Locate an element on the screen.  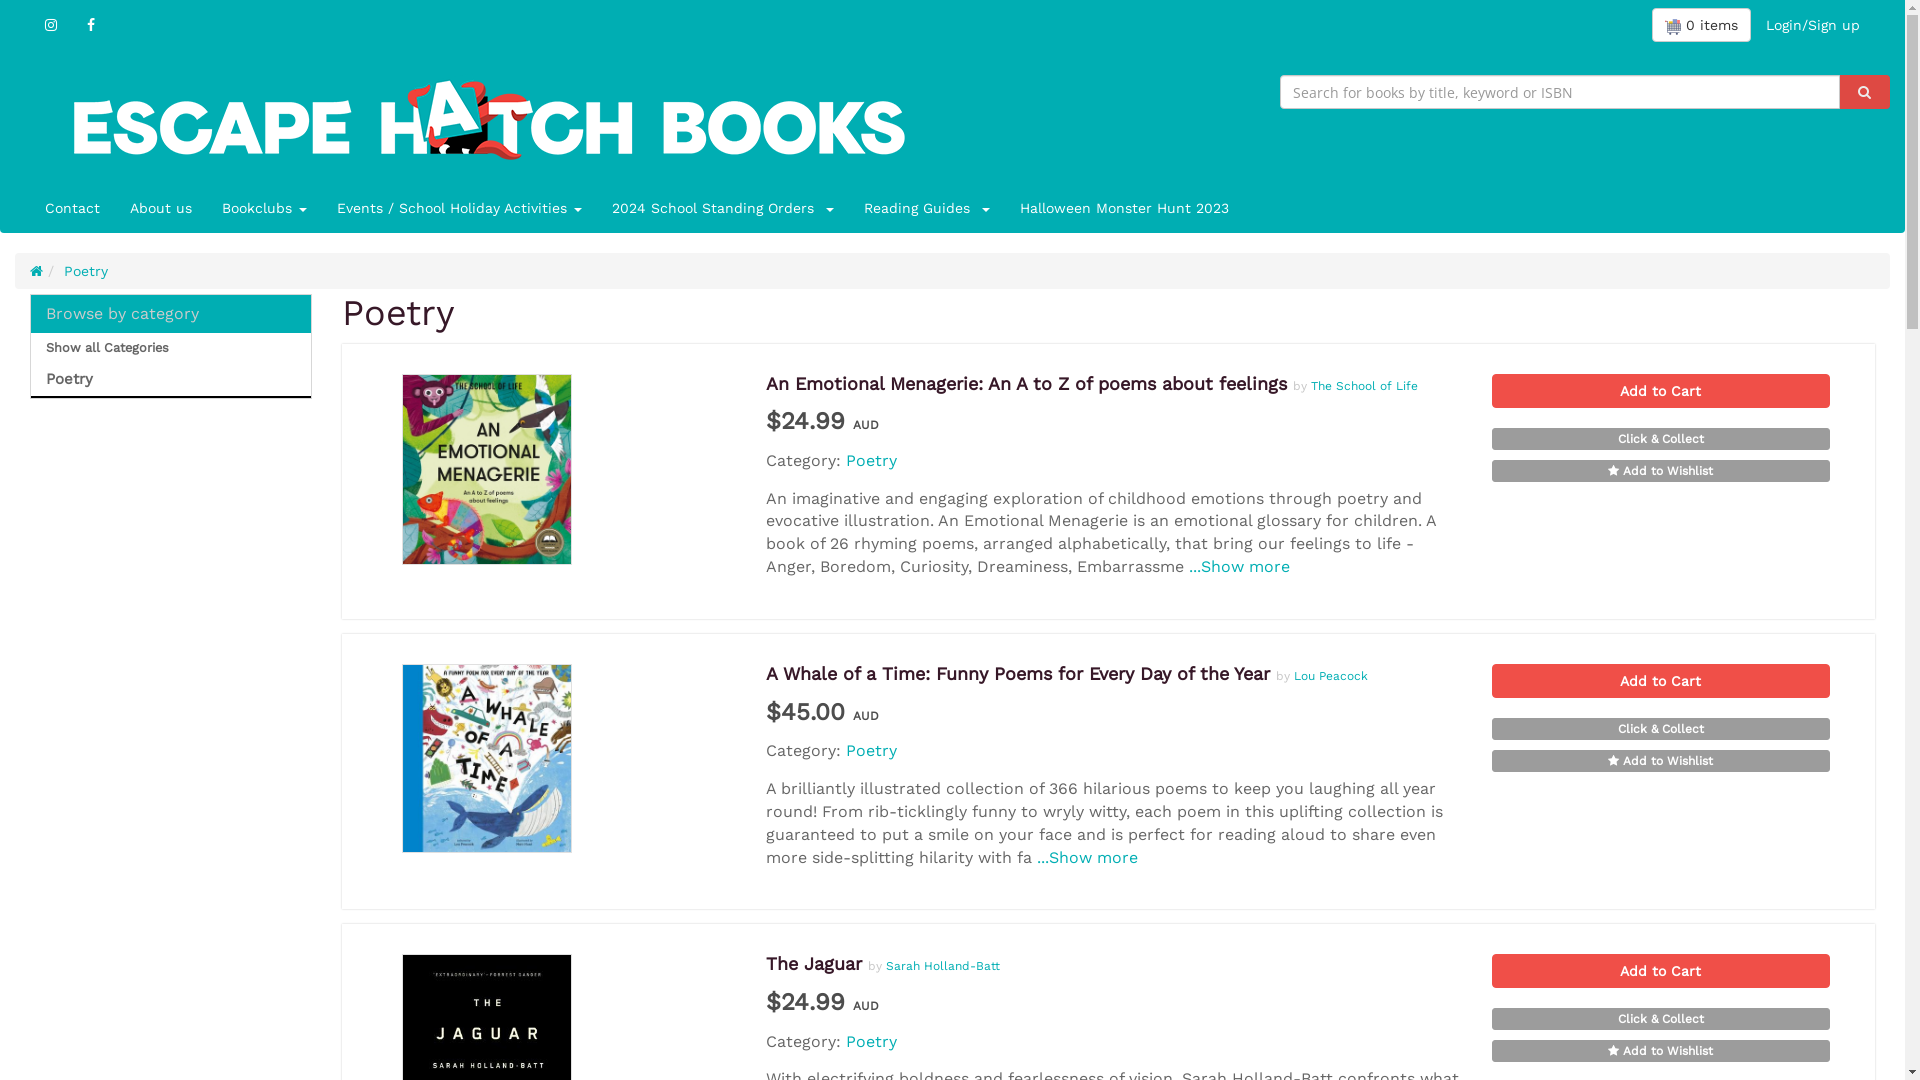
'Sarah Holland-Batt' is located at coordinates (941, 964).